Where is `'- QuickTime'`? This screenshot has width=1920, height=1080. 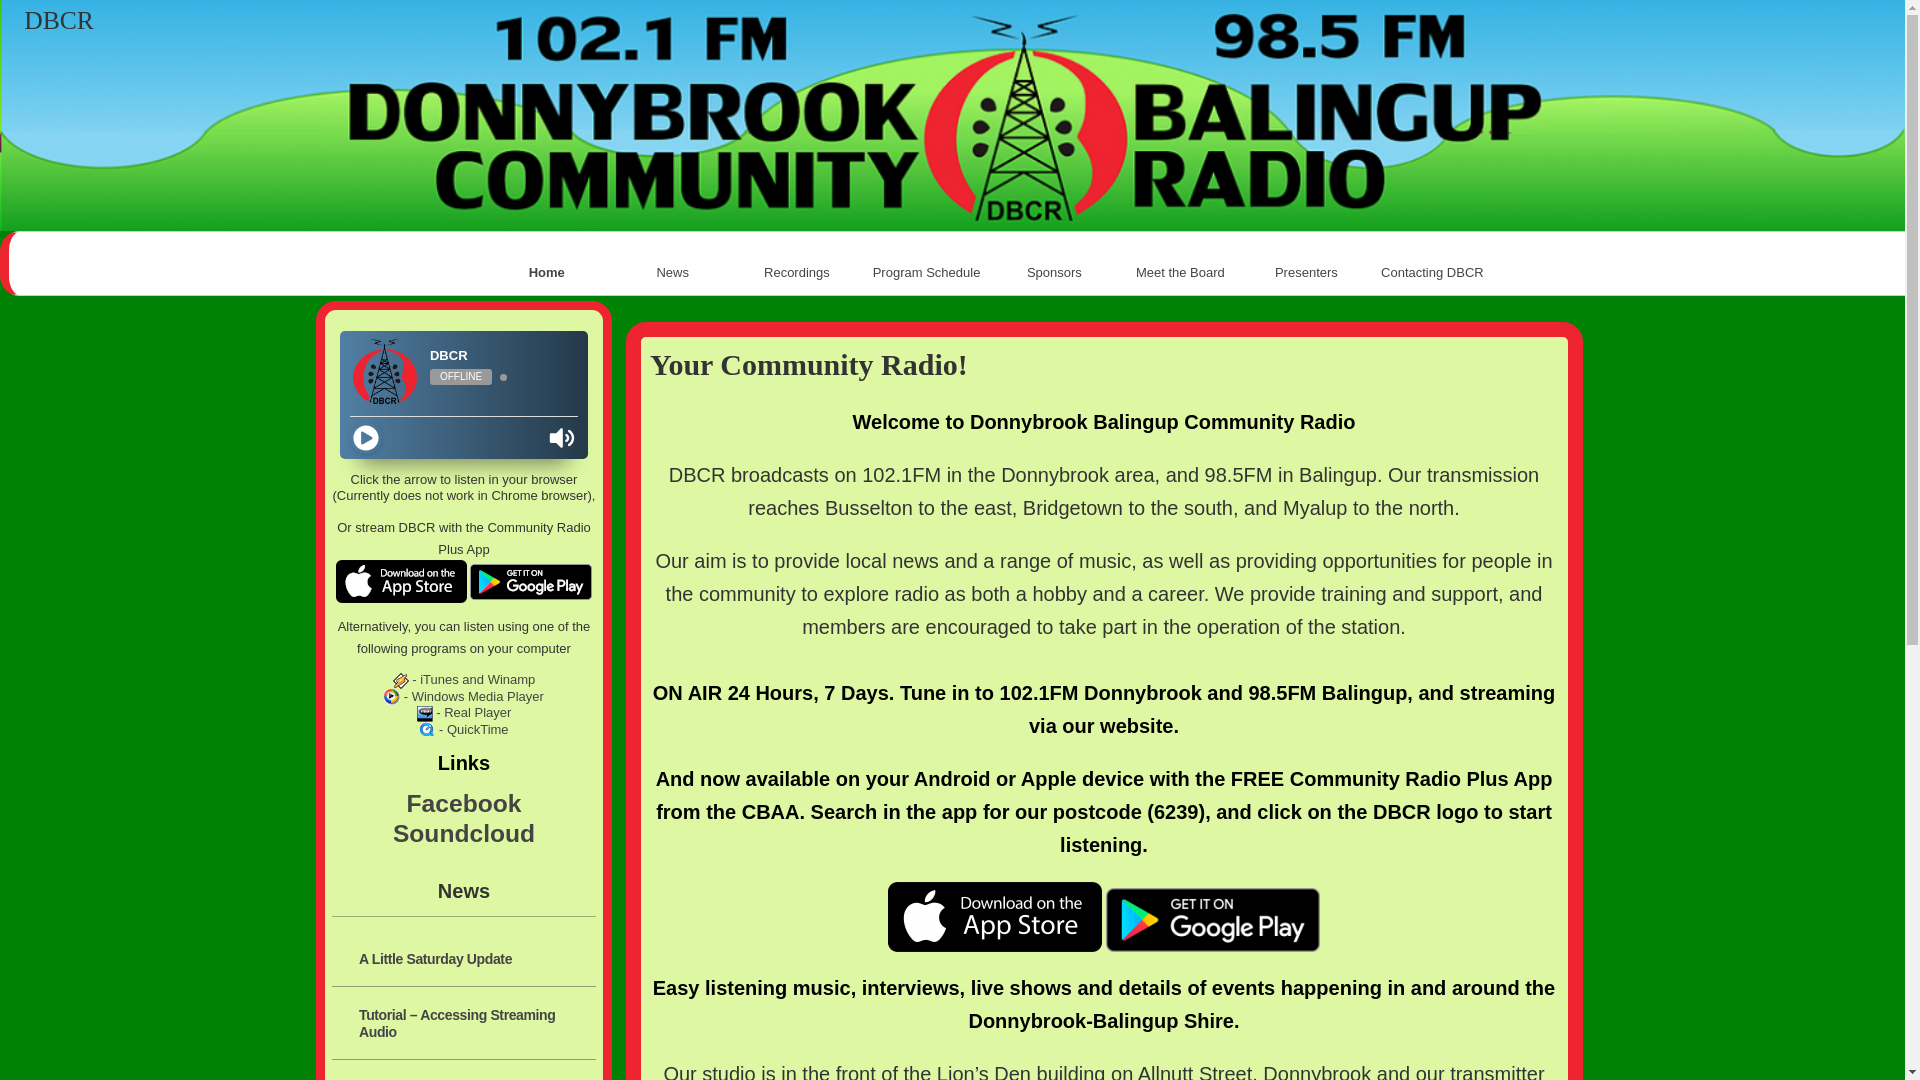 '- QuickTime' is located at coordinates (462, 729).